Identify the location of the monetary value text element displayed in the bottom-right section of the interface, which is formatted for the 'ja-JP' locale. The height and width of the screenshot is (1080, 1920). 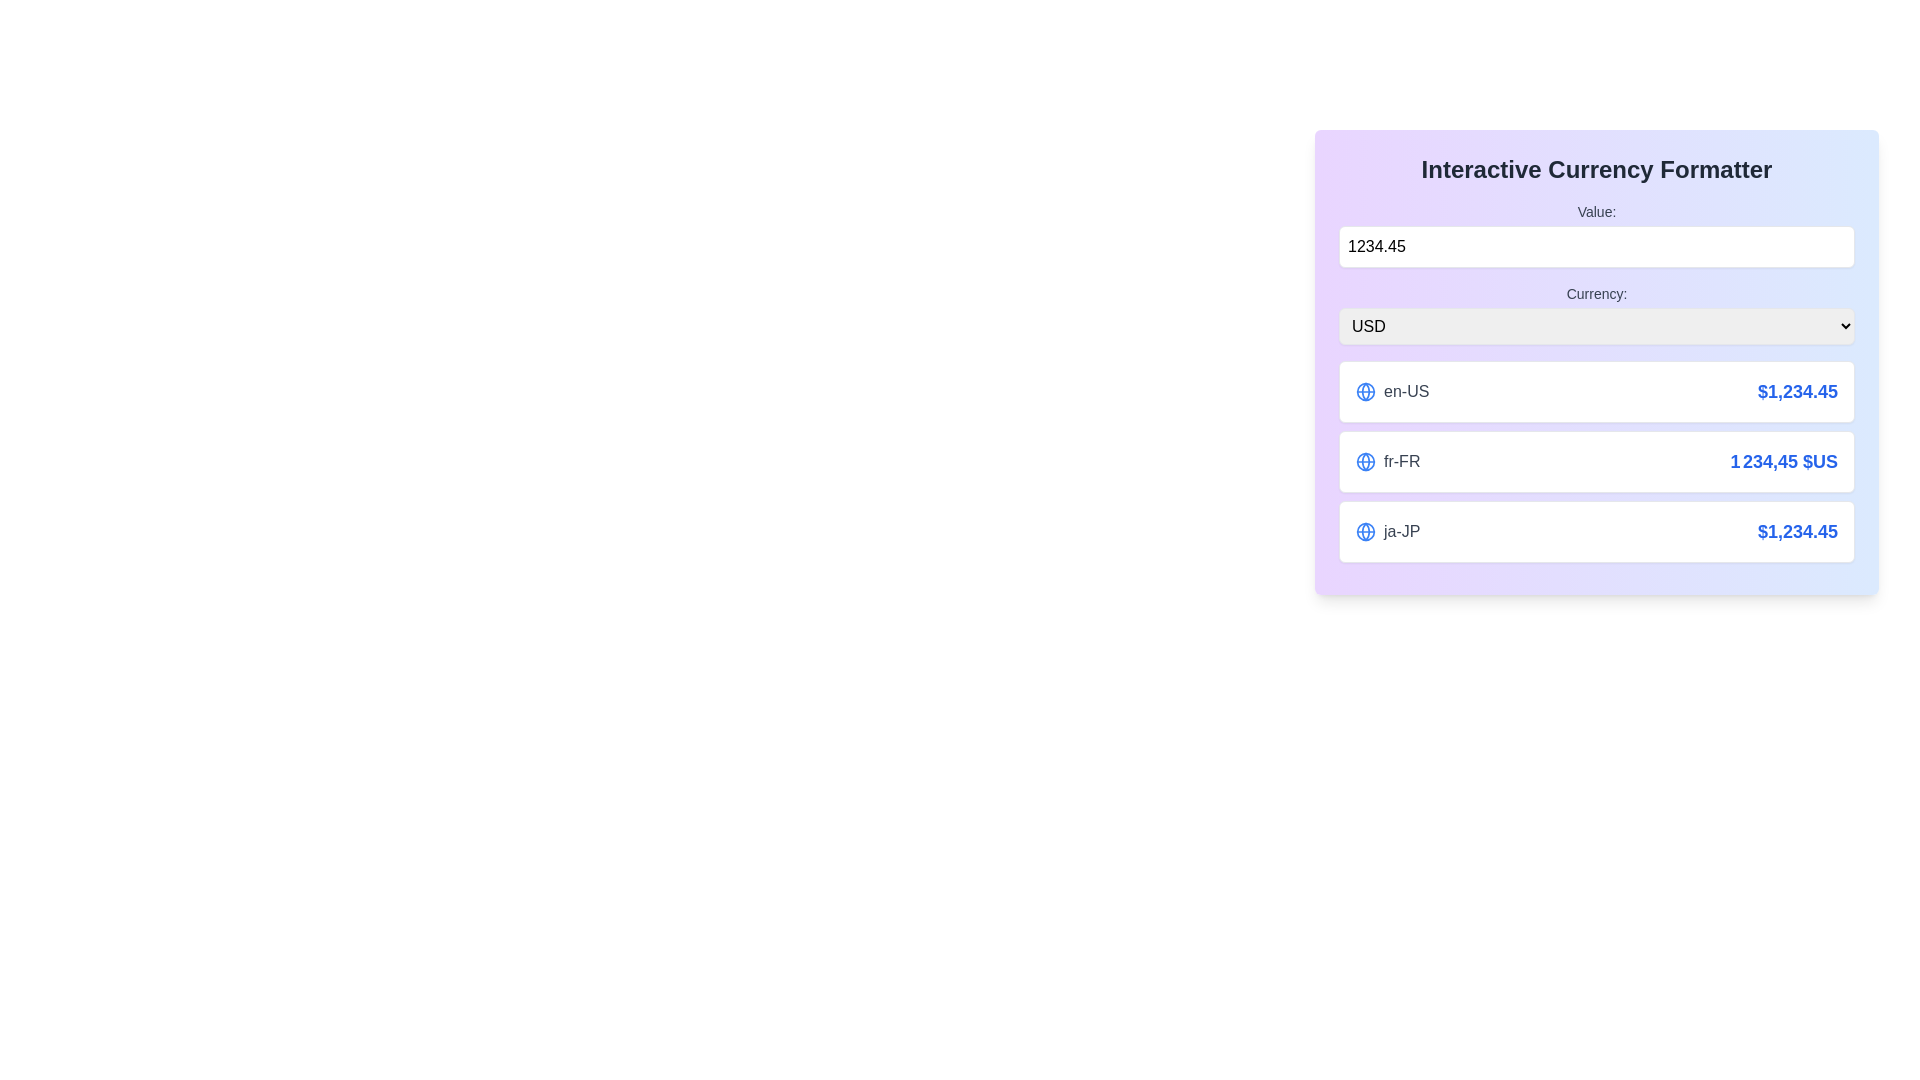
(1797, 531).